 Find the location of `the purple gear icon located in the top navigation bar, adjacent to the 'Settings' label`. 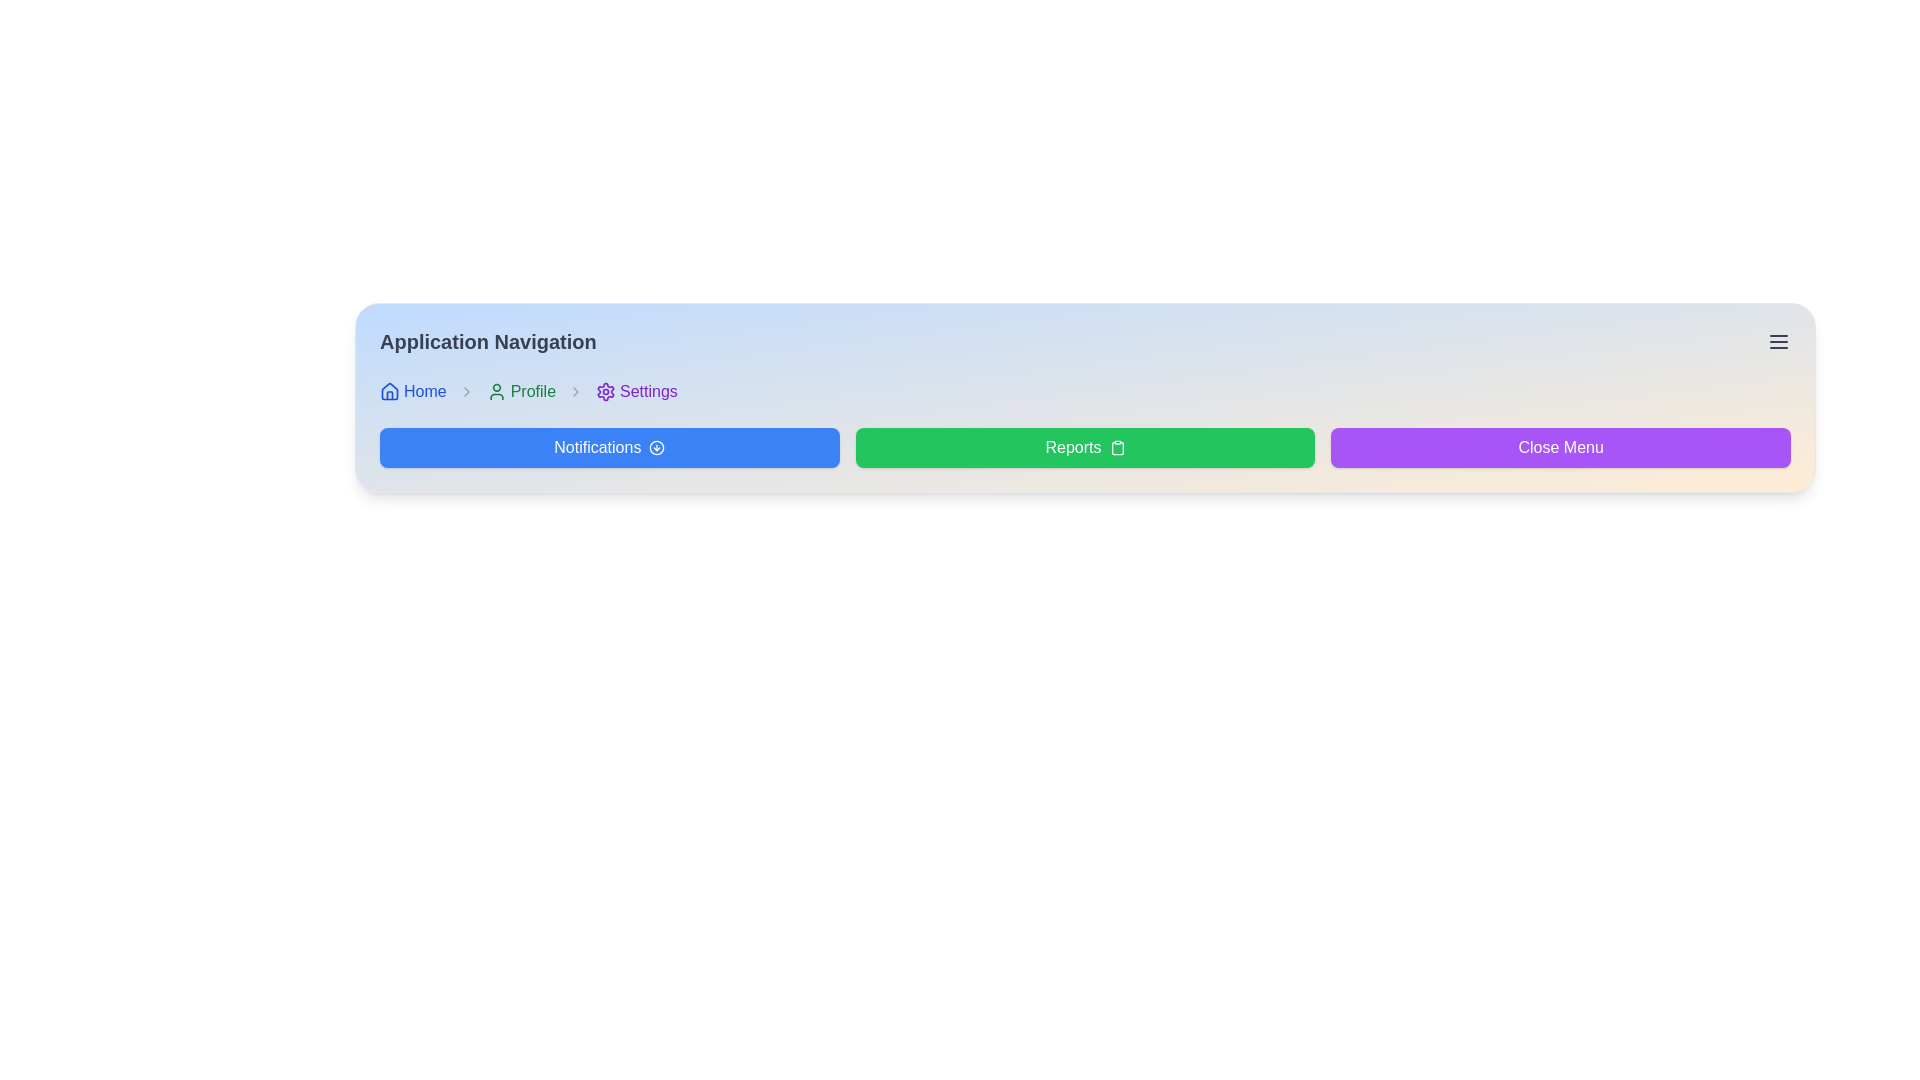

the purple gear icon located in the top navigation bar, adjacent to the 'Settings' label is located at coordinates (605, 392).